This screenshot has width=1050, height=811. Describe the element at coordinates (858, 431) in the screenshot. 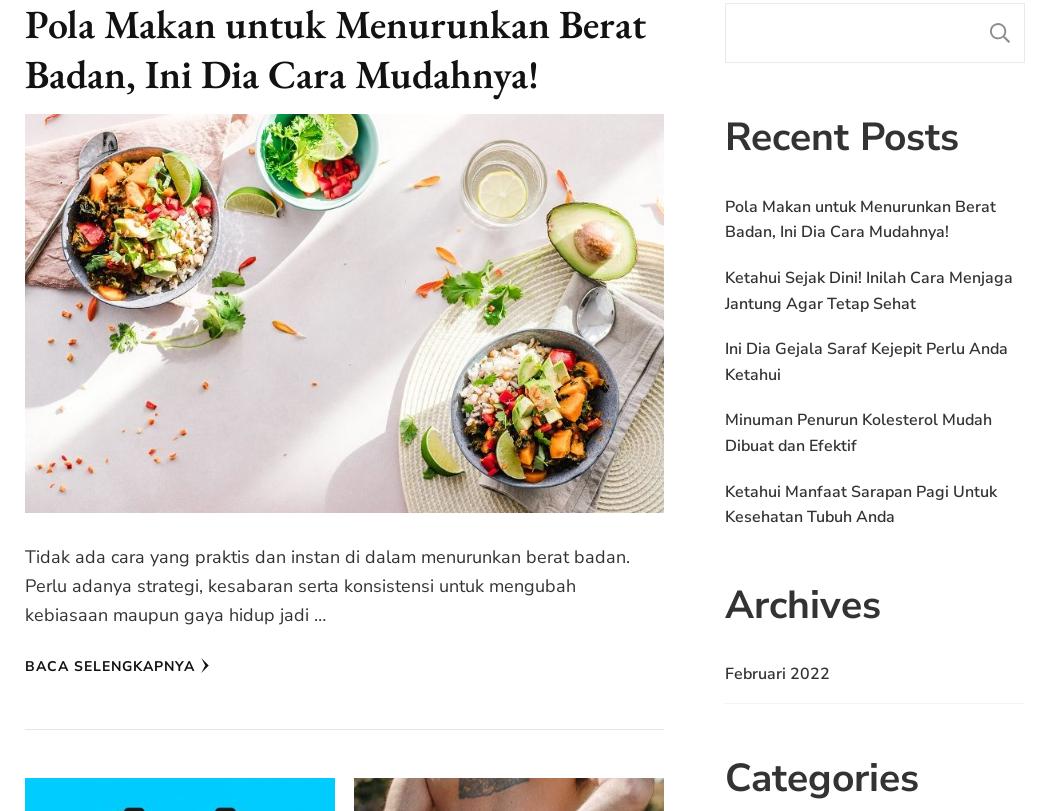

I see `'Minuman Penurun Kolesterol Mudah Dibuat dan Efektif'` at that location.